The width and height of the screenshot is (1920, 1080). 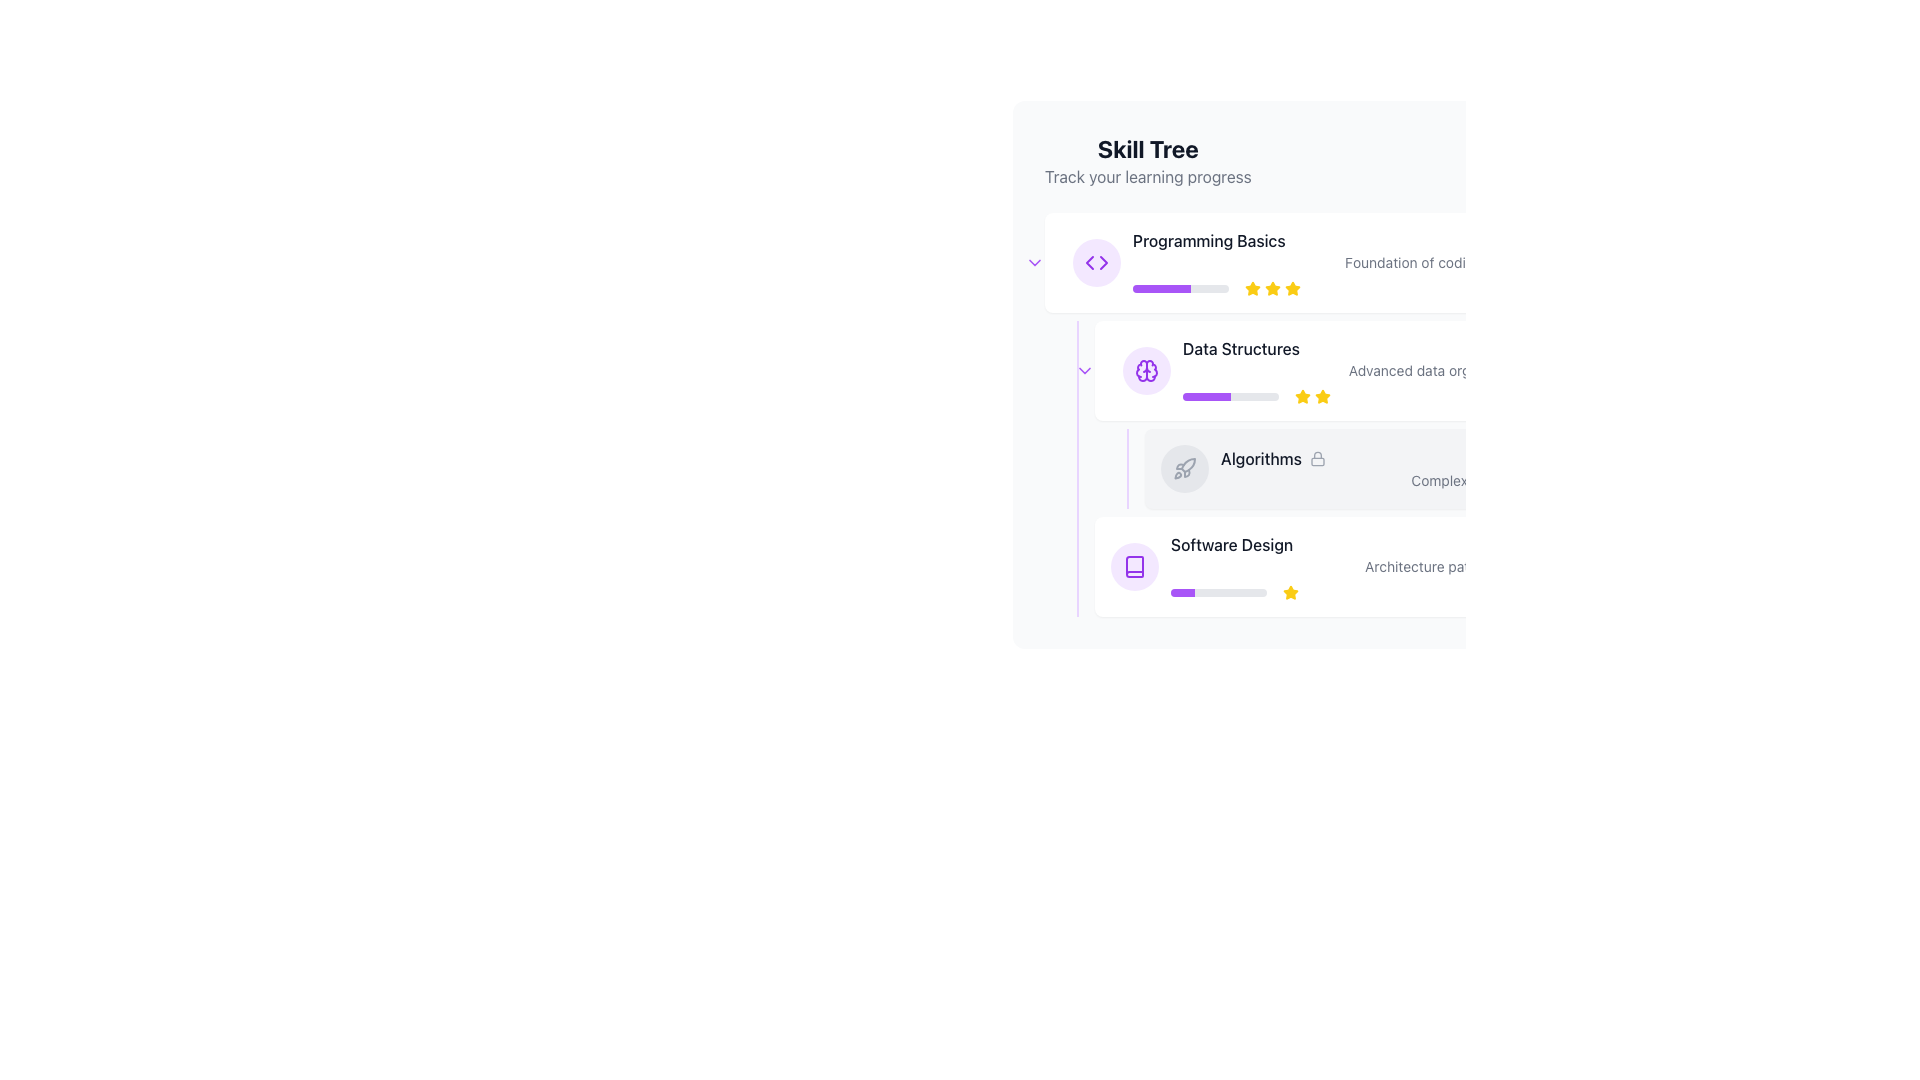 I want to click on the descriptive text label located directly below the 'Programming Basics' title, which provides additional information about the section, so click(x=1412, y=261).